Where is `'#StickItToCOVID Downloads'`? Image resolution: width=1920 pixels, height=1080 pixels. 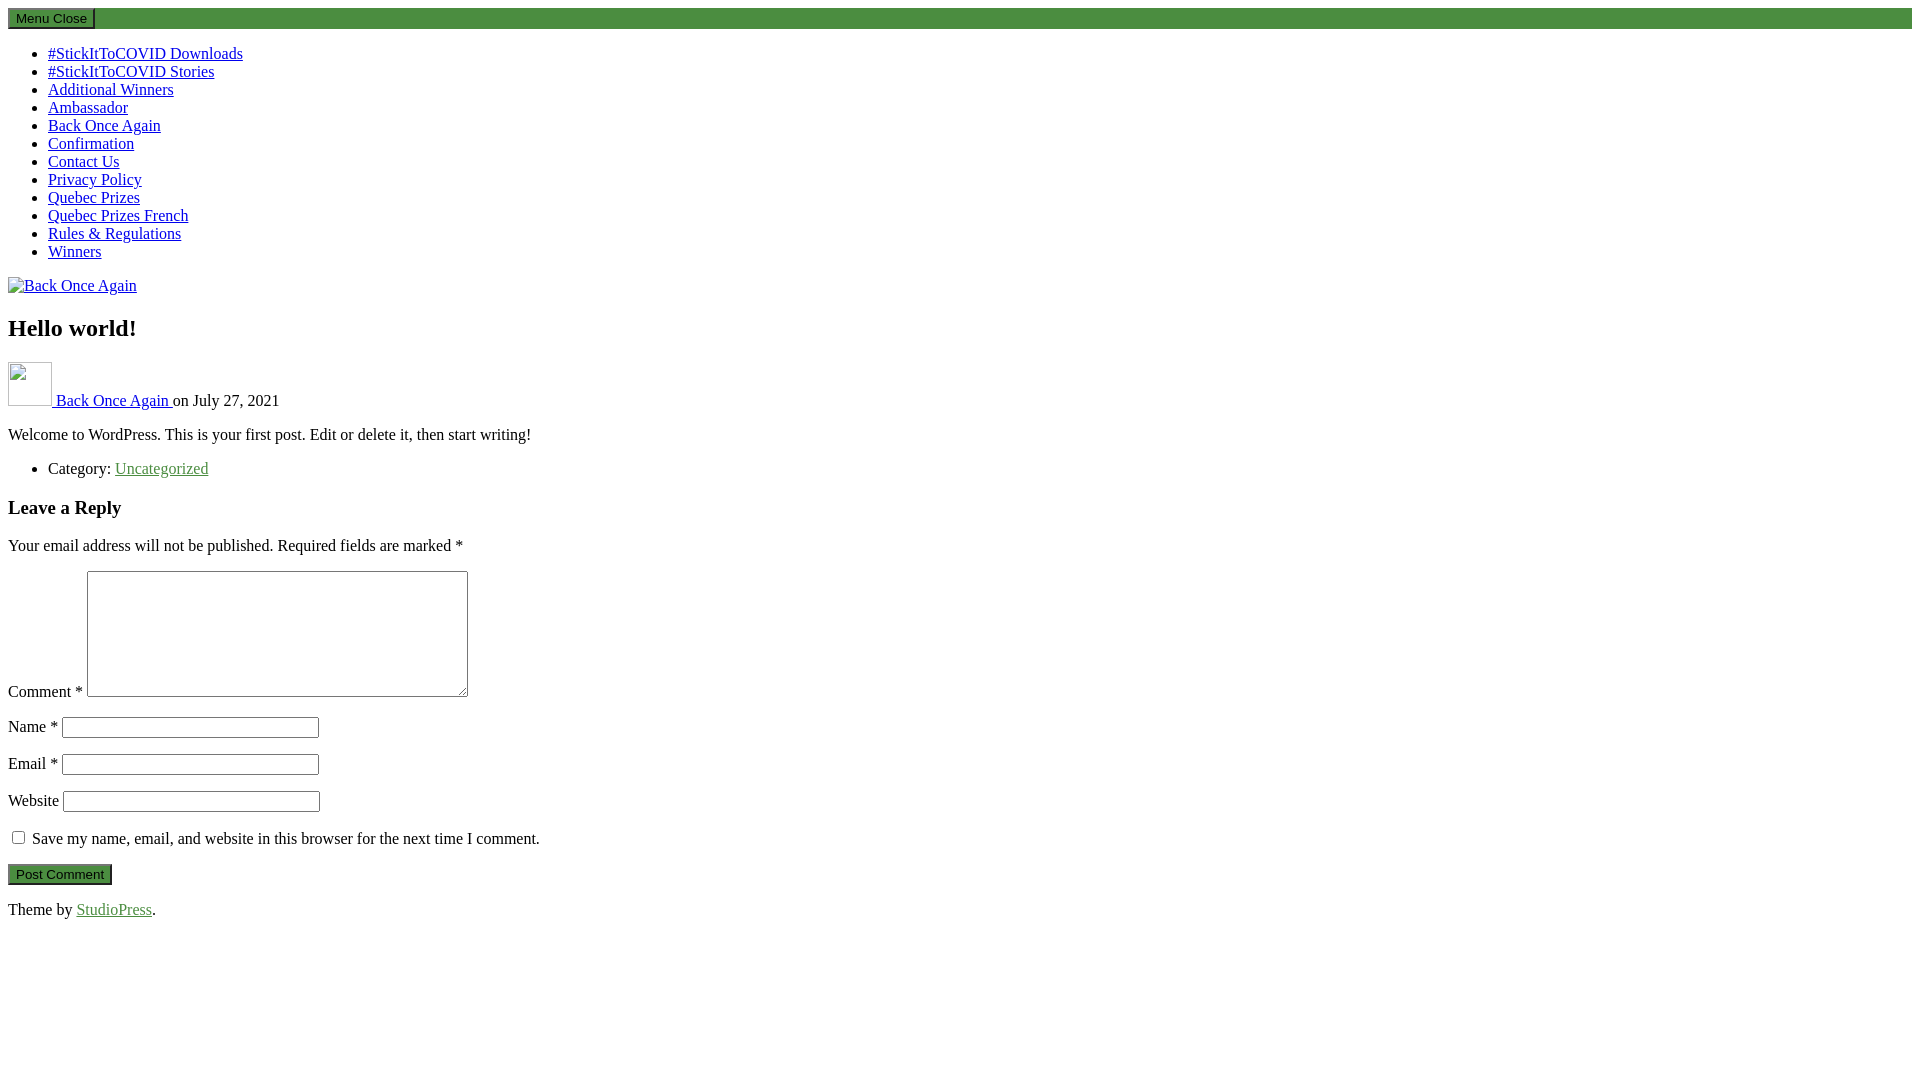 '#StickItToCOVID Downloads' is located at coordinates (144, 52).